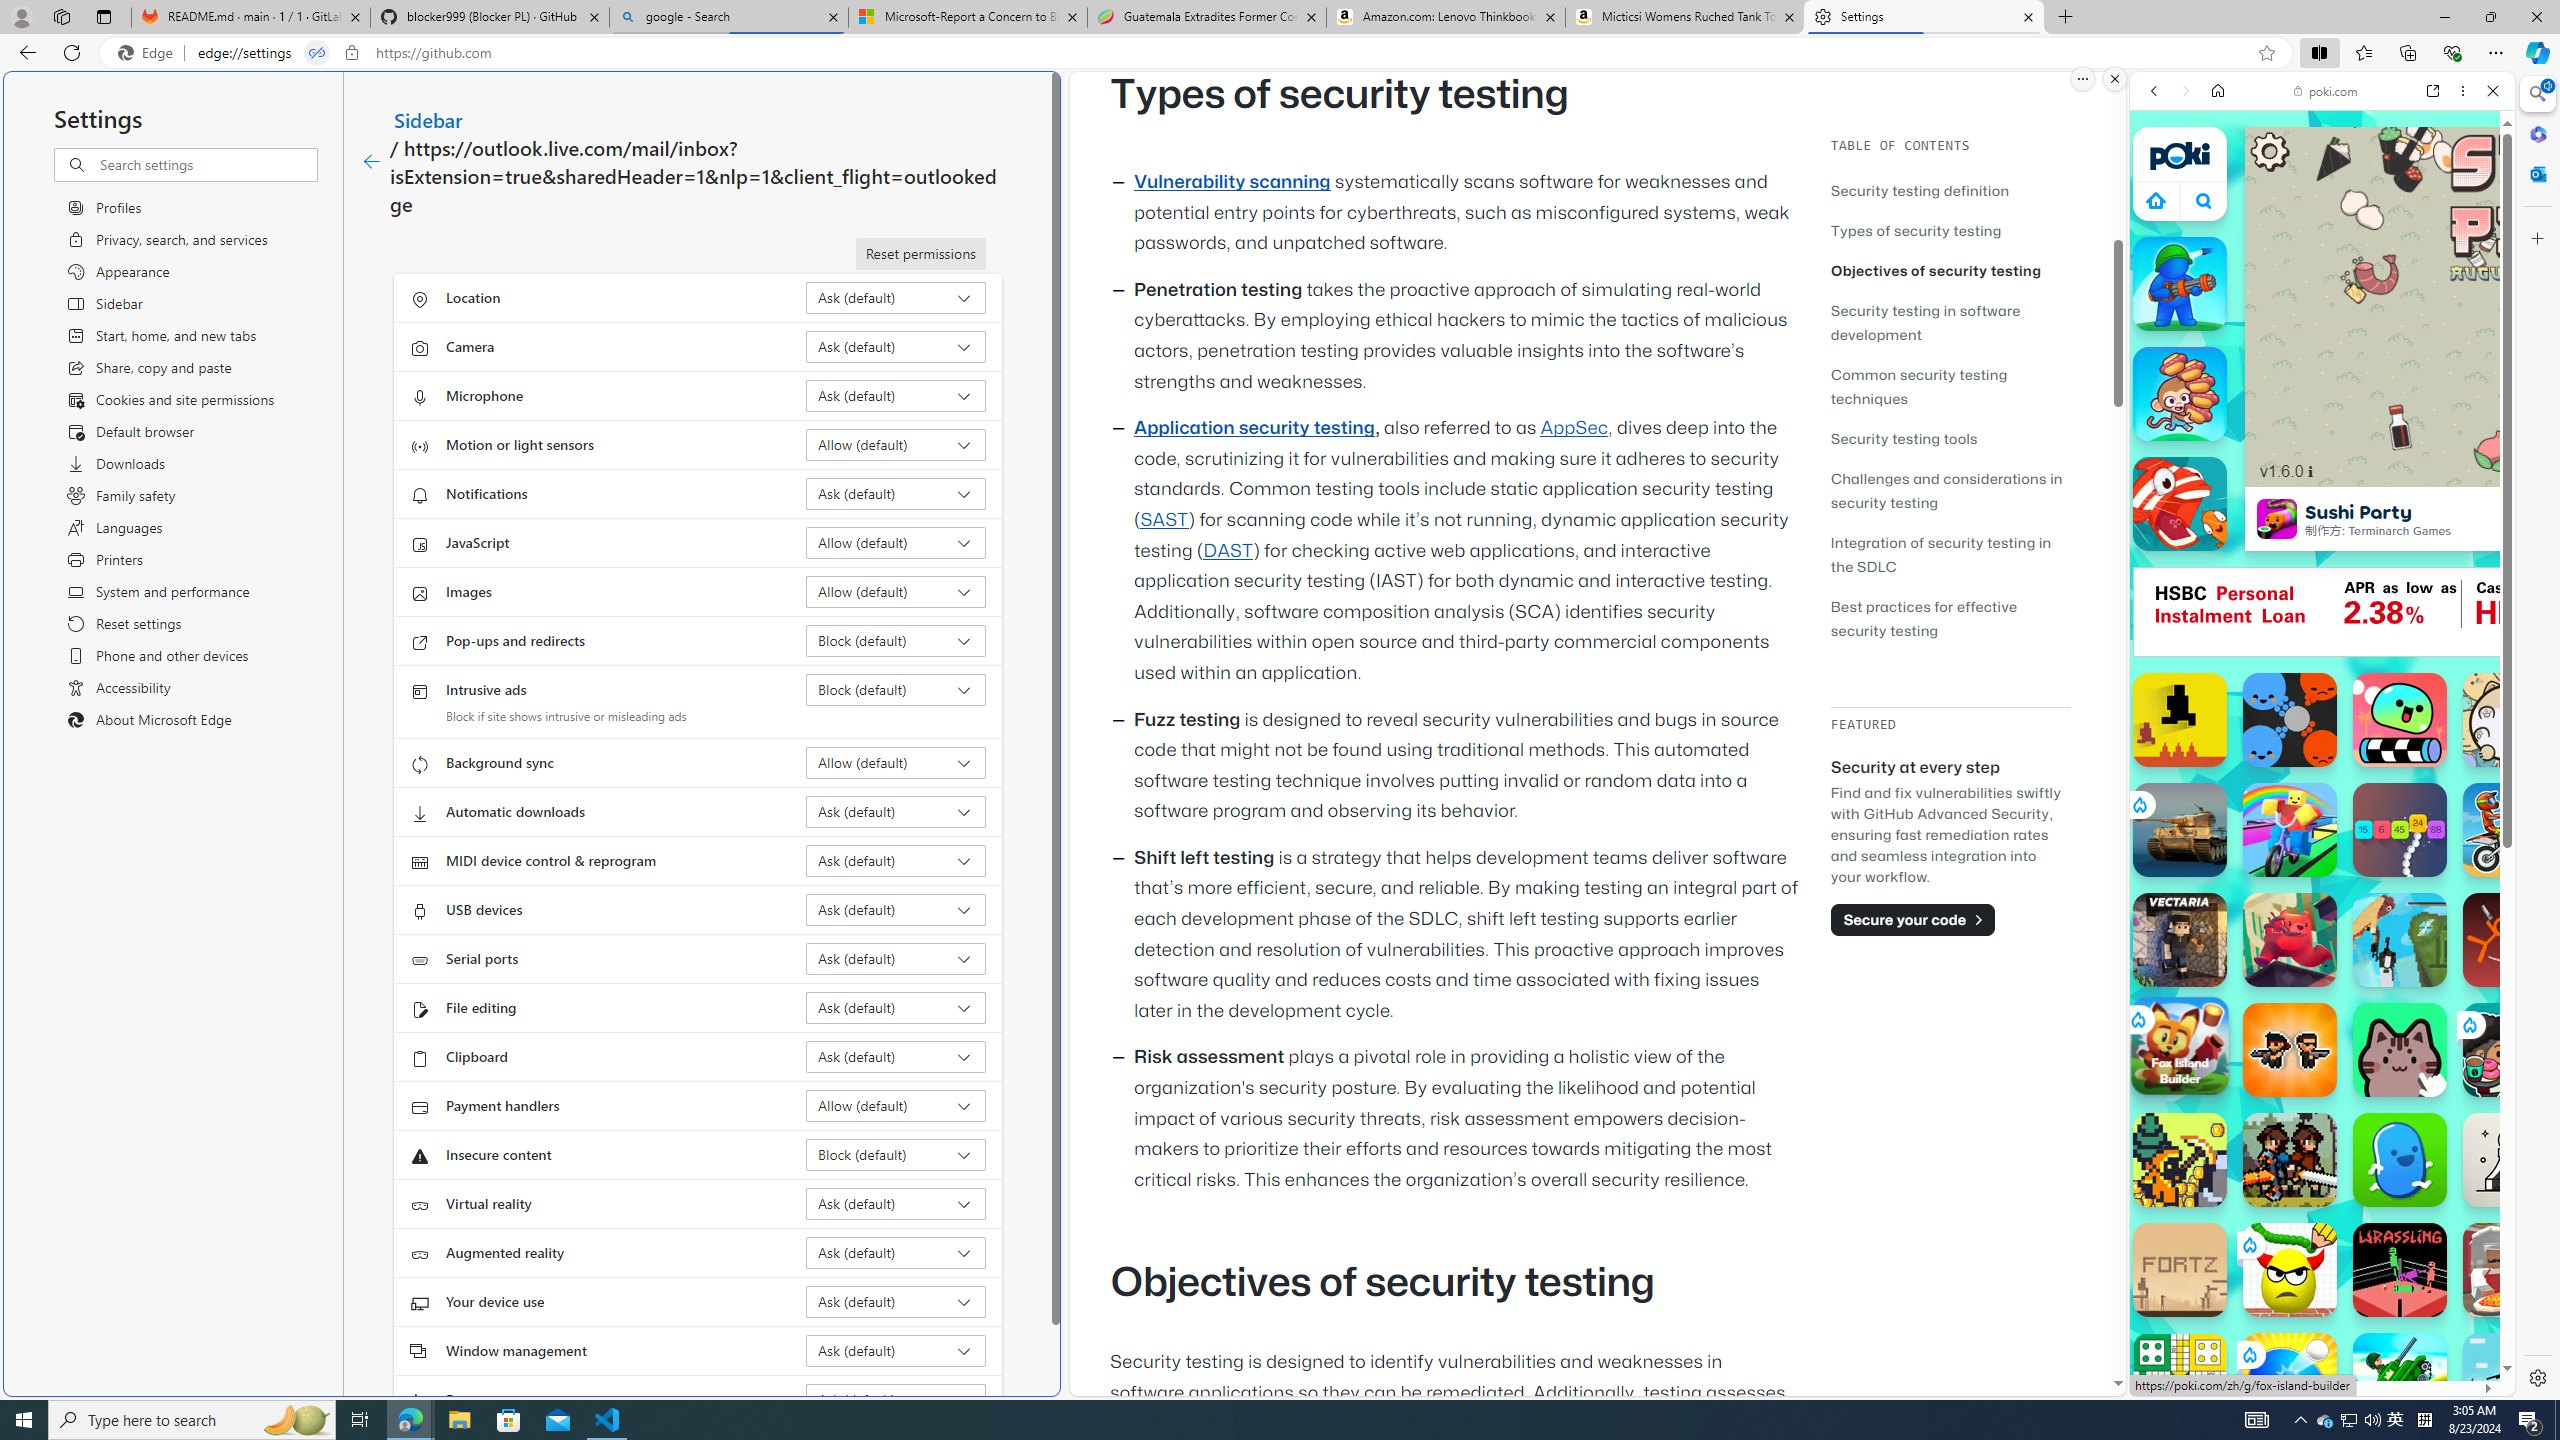 The image size is (2560, 1440). Describe the element at coordinates (2400, 1158) in the screenshot. I see `'Goober World'` at that location.